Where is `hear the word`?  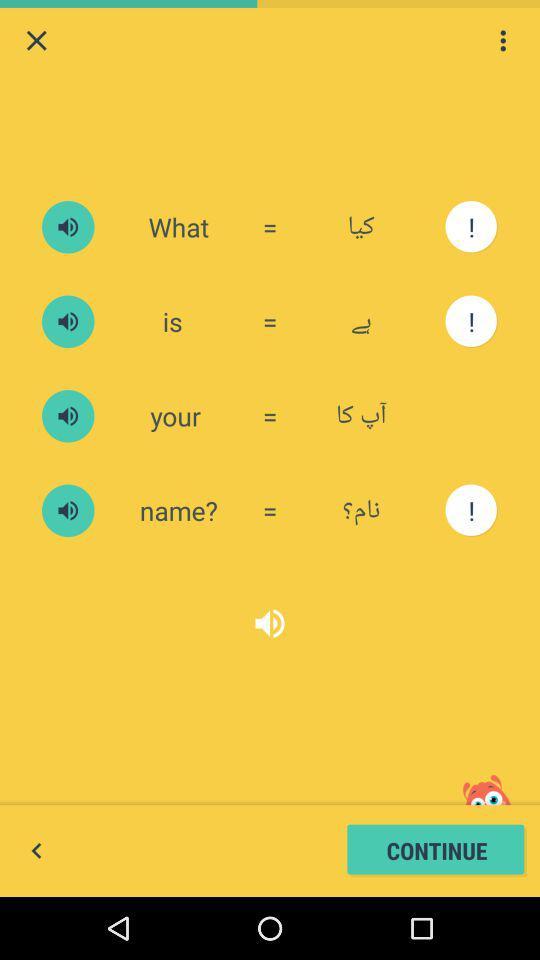
hear the word is located at coordinates (67, 227).